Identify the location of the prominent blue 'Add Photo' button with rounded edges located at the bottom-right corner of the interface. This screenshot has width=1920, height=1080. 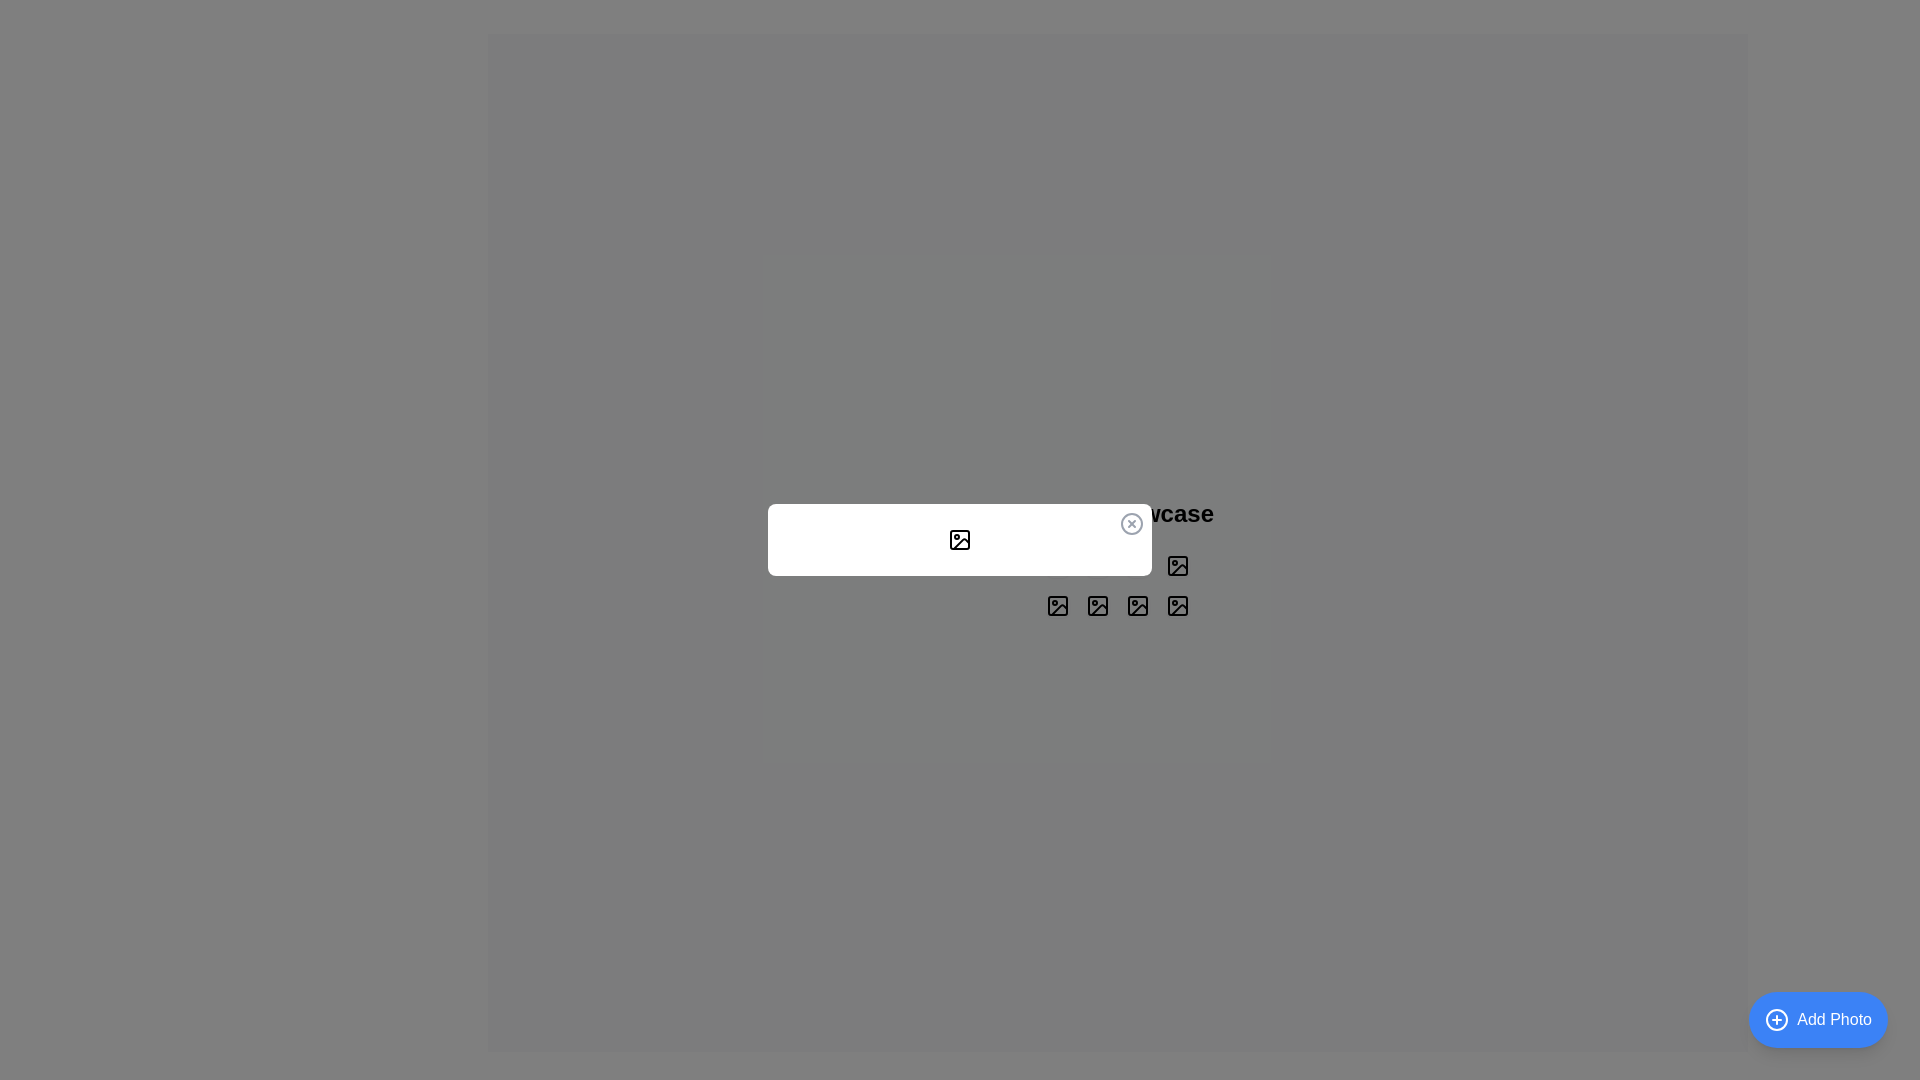
(1818, 1019).